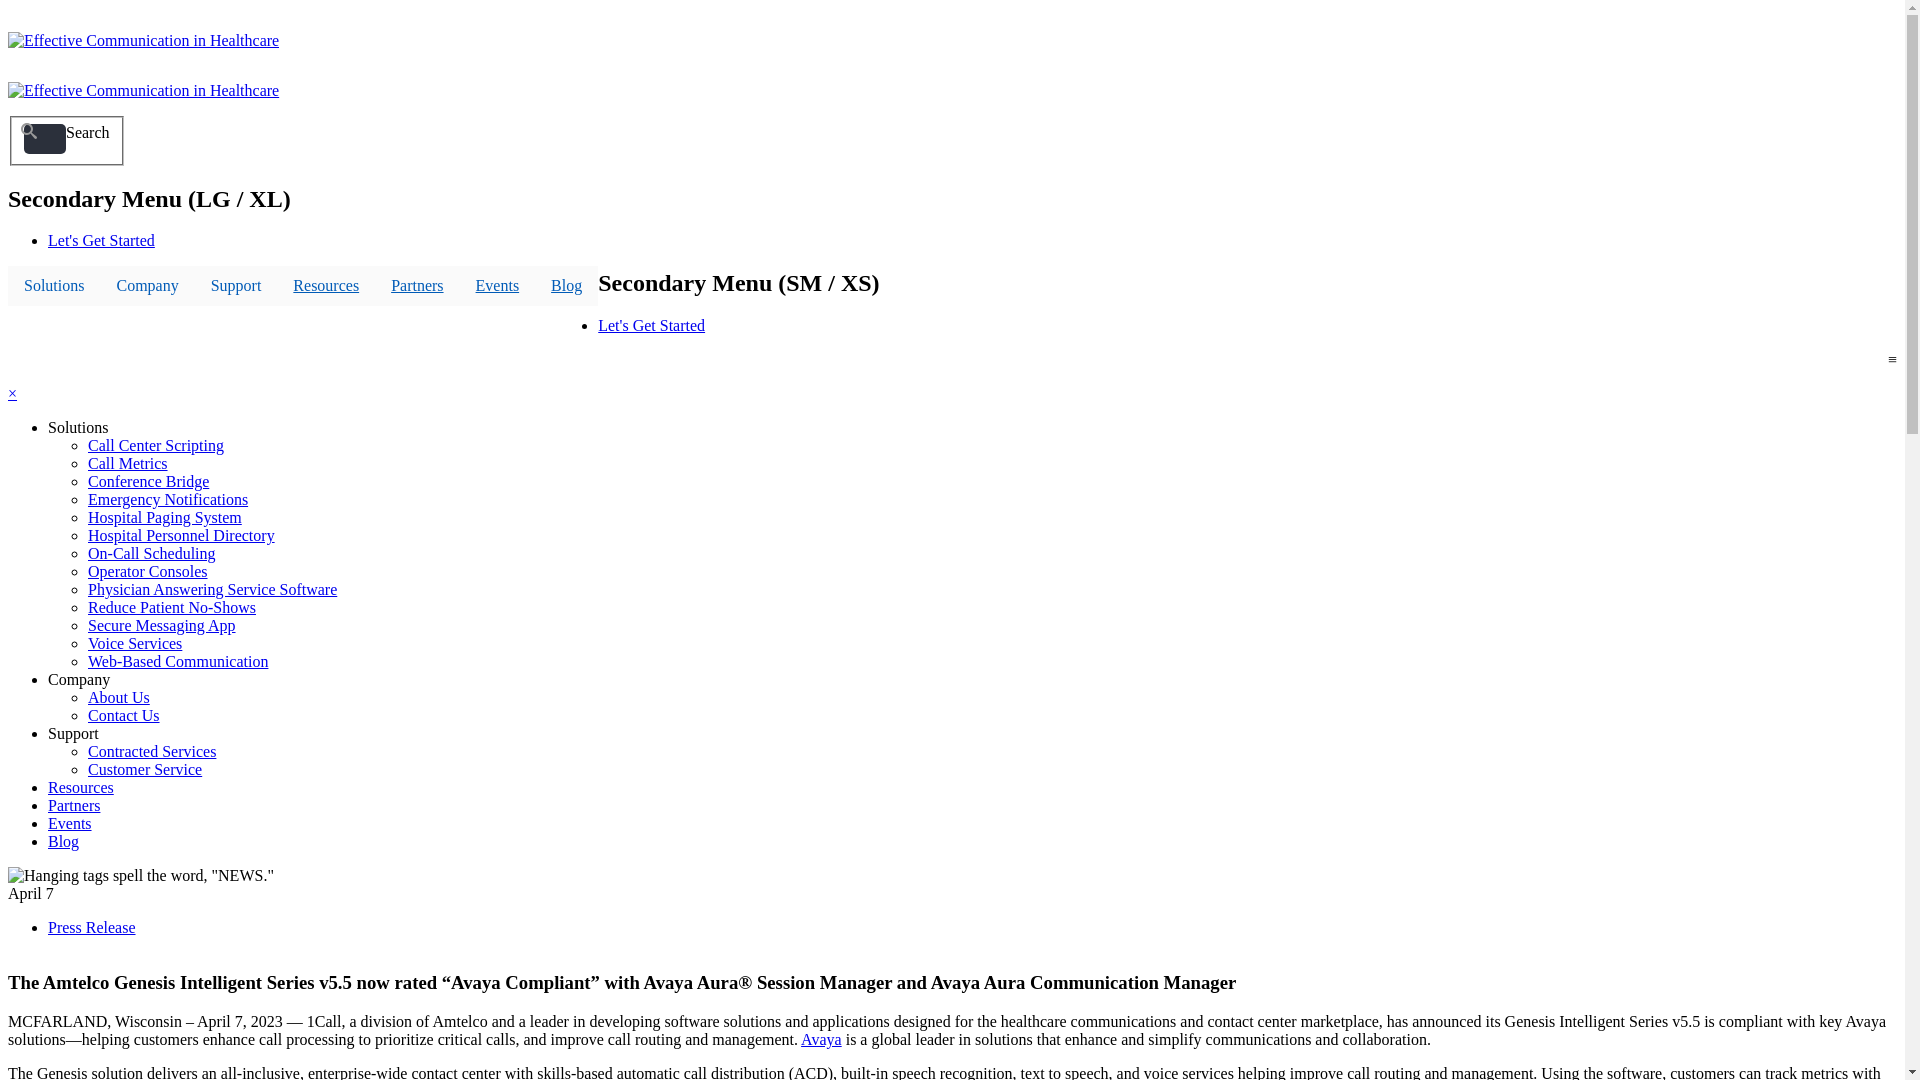 This screenshot has width=1920, height=1080. Describe the element at coordinates (86, 588) in the screenshot. I see `'Physician Answering Service Software'` at that location.